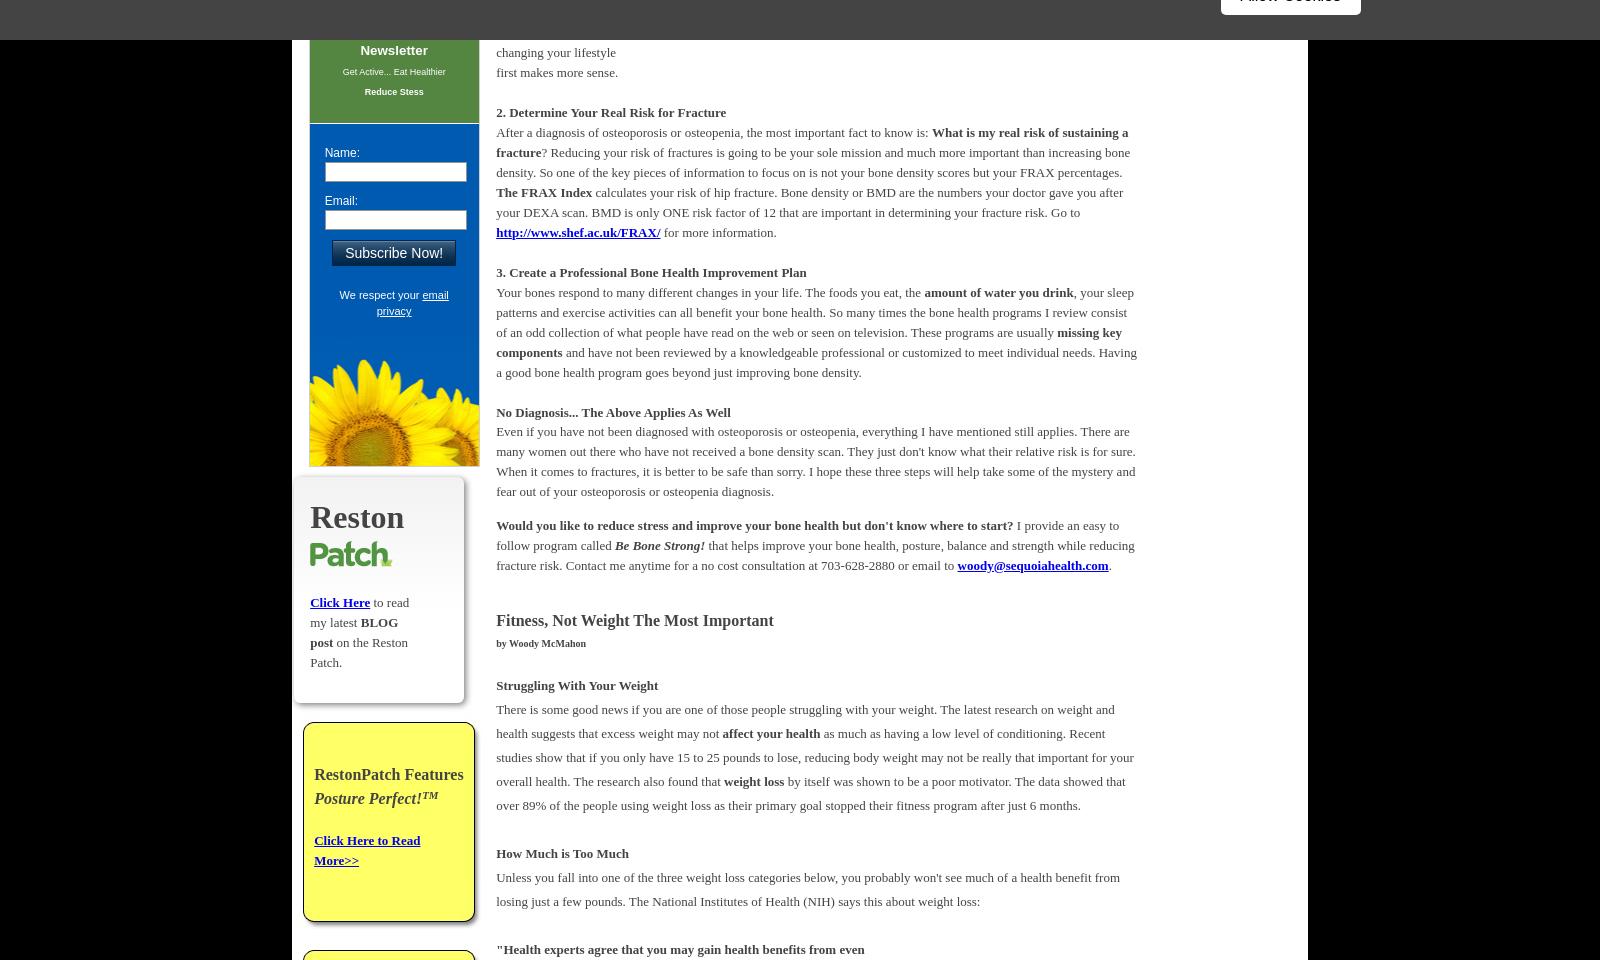 The width and height of the screenshot is (1600, 960). I want to click on 'and have not been reviewed by a knowledgeable professional or customized to meet individual needs. Having a good bone health program goes beyond just improving bone density.', so click(815, 360).